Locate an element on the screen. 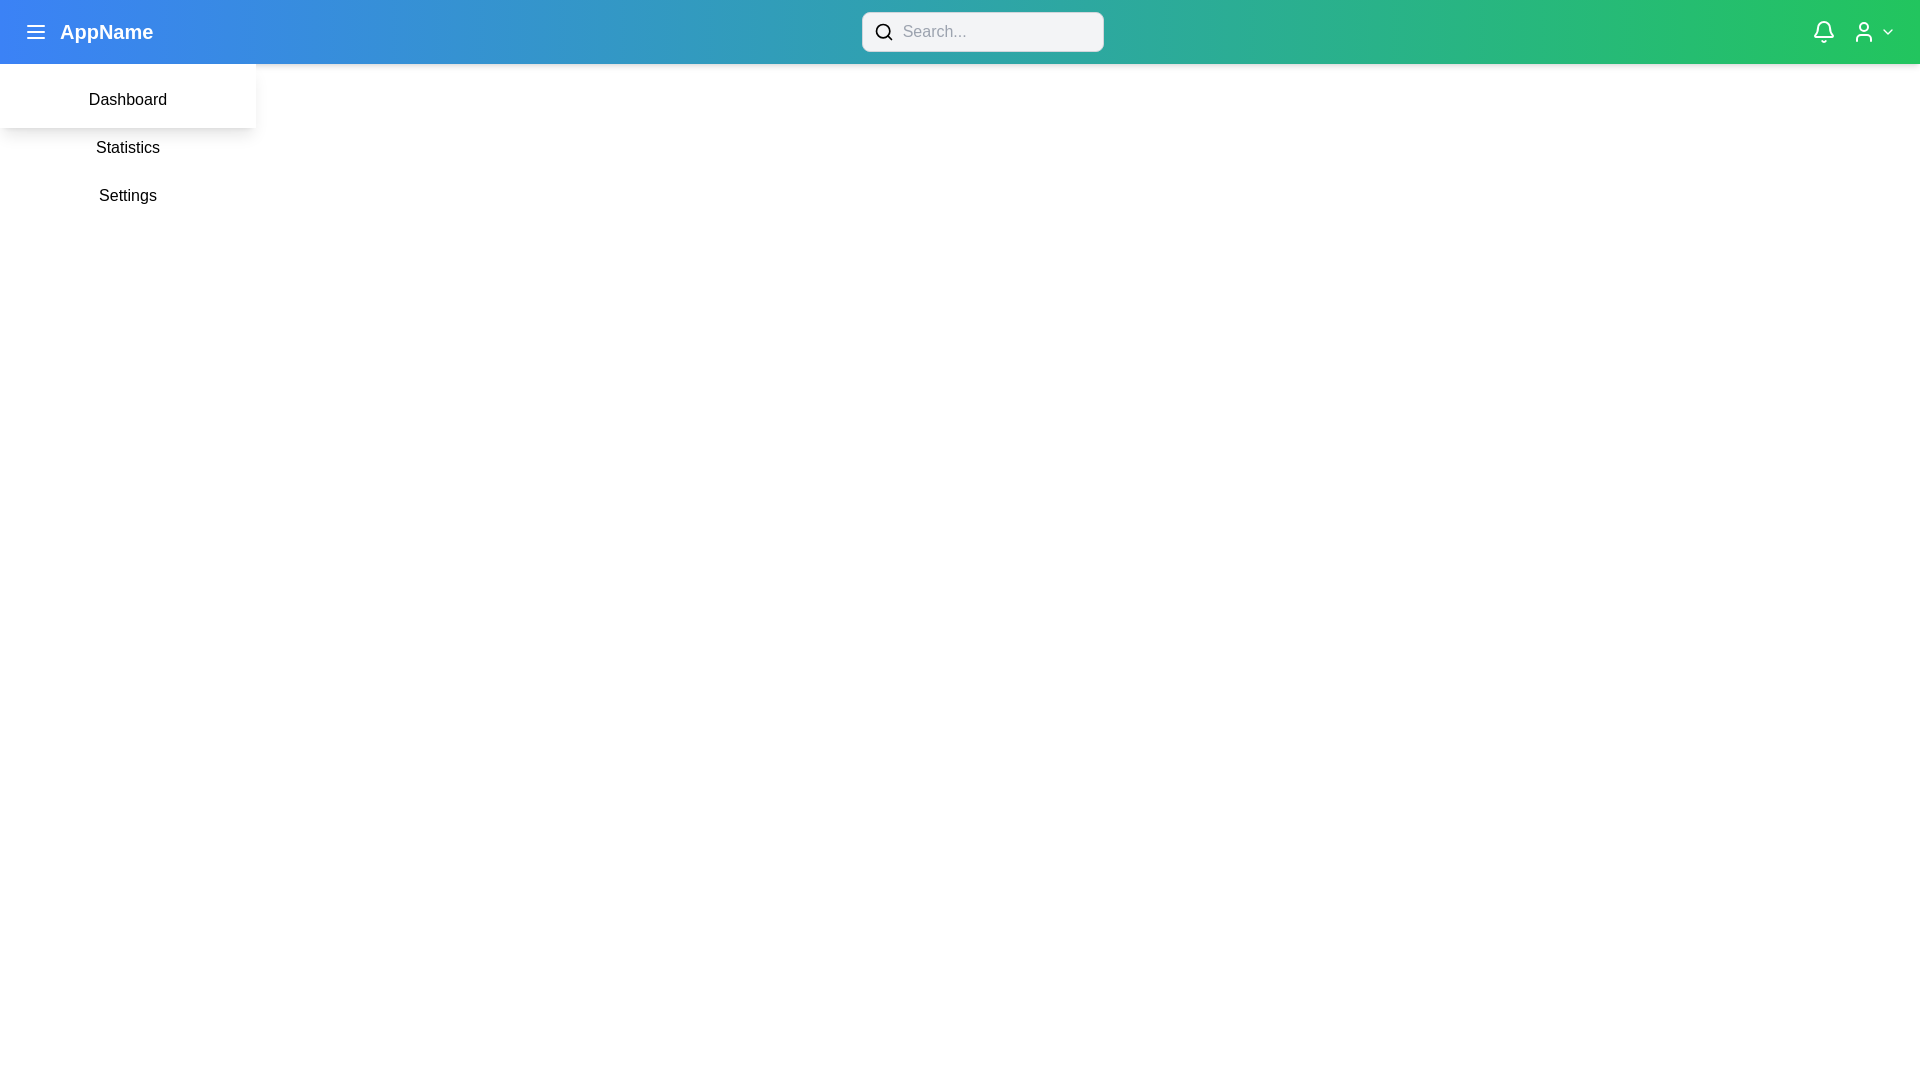 The width and height of the screenshot is (1920, 1080). the search magnifier icon located at the leftmost end of the search input field in the top navigation bar is located at coordinates (882, 31).